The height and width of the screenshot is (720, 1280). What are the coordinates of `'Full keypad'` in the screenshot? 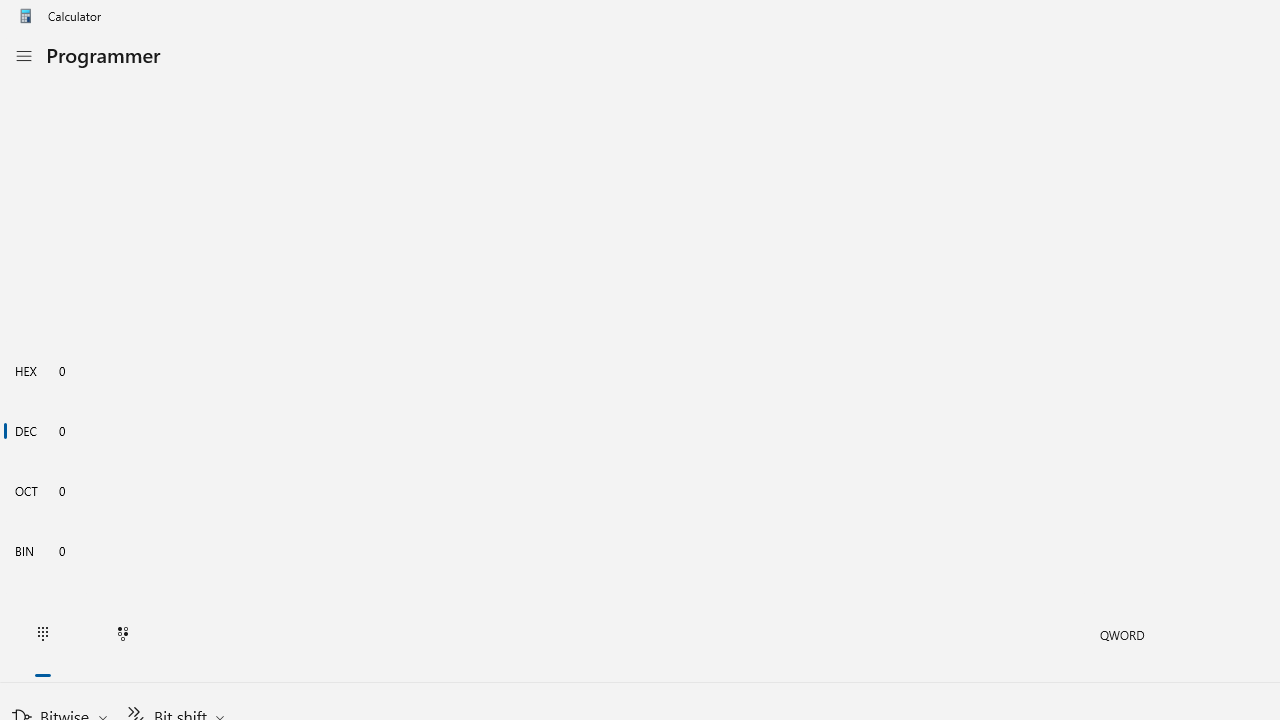 It's located at (42, 635).